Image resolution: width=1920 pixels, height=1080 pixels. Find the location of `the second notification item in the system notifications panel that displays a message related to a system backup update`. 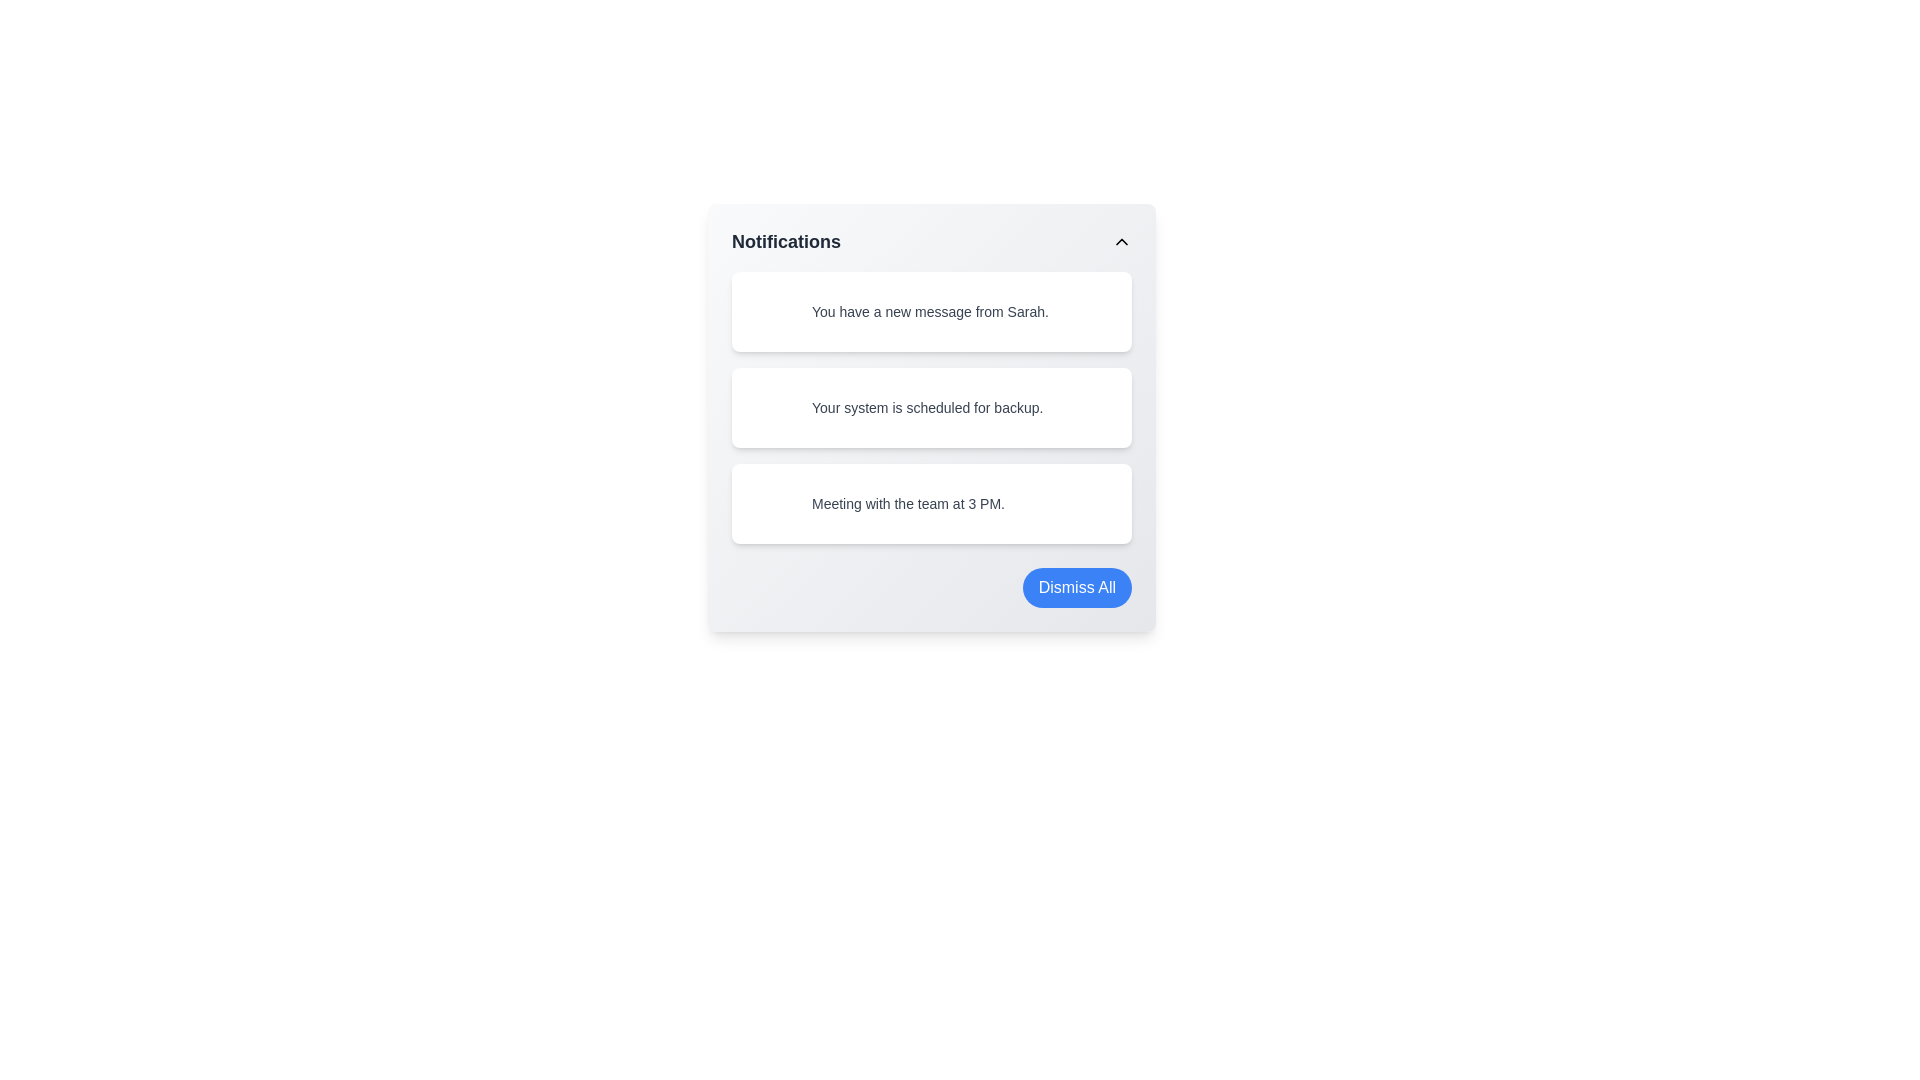

the second notification item in the system notifications panel that displays a message related to a system backup update is located at coordinates (930, 416).